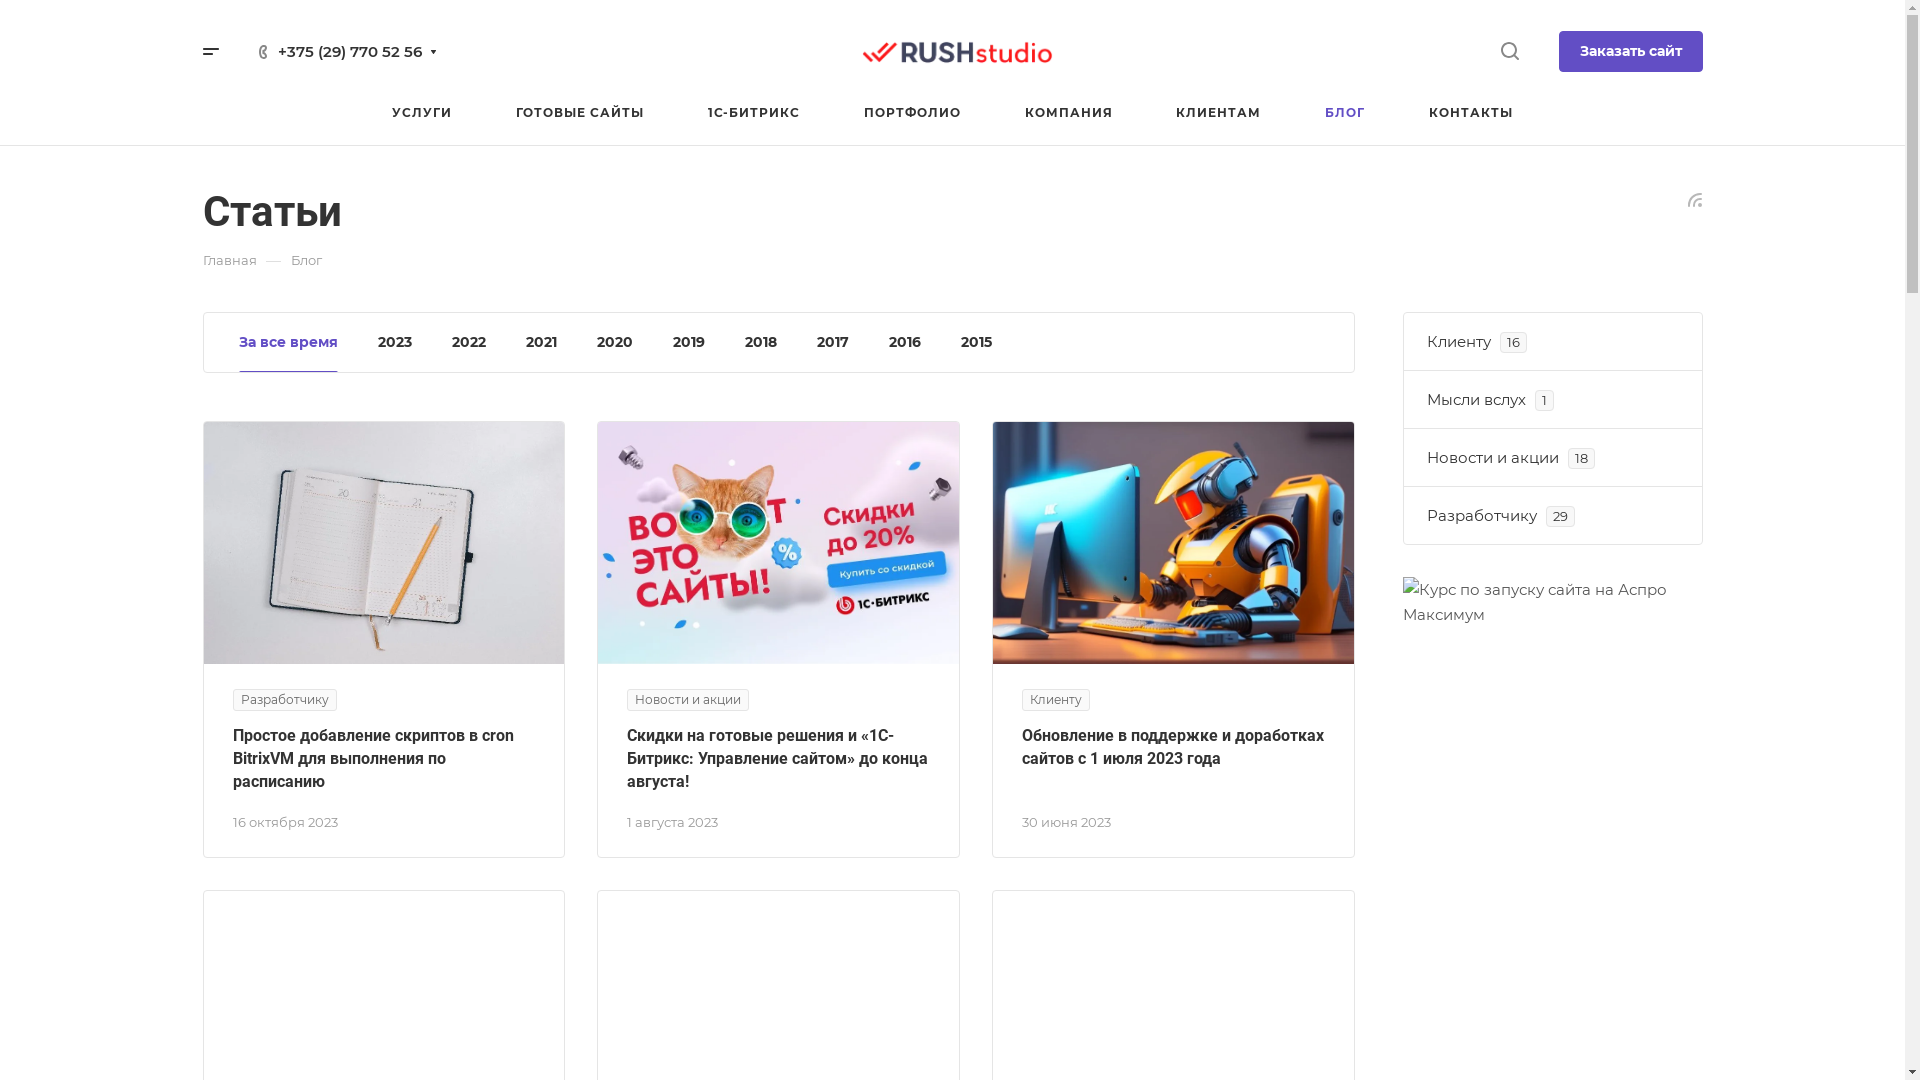 The width and height of the screenshot is (1920, 1080). Describe the element at coordinates (795, 341) in the screenshot. I see `'2017'` at that location.